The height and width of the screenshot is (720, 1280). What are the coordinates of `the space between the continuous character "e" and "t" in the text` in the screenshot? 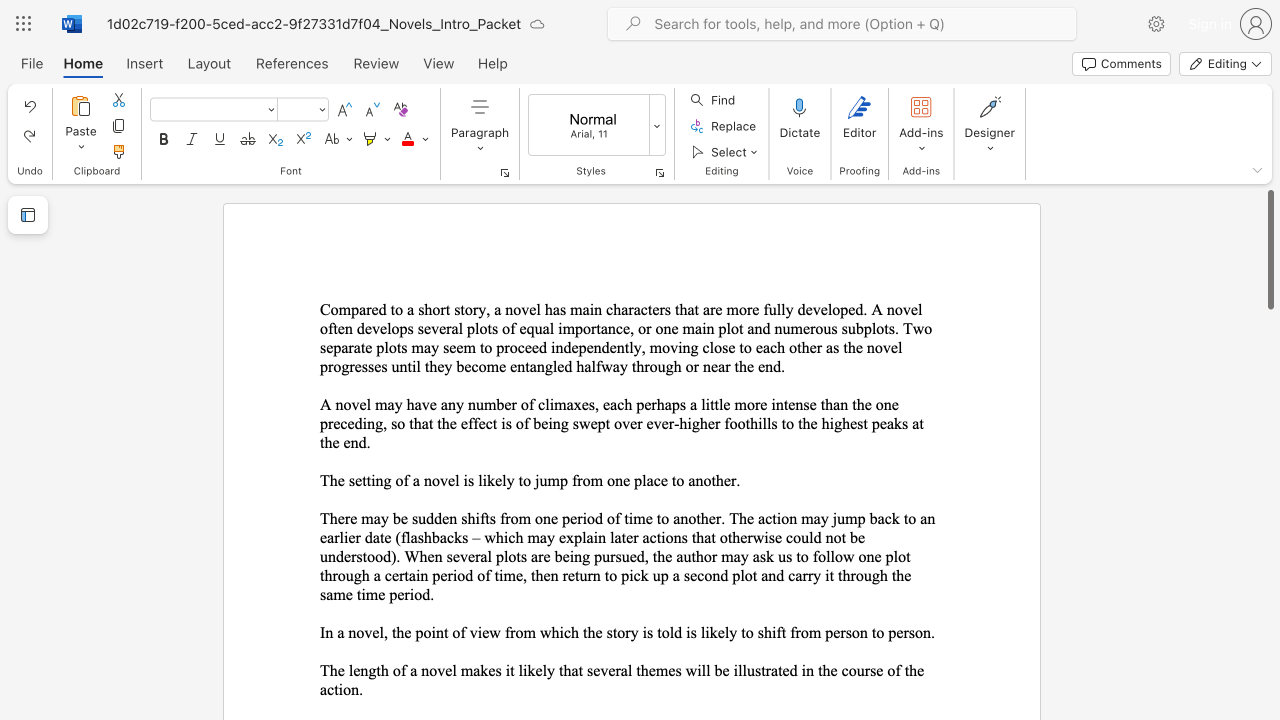 It's located at (361, 480).